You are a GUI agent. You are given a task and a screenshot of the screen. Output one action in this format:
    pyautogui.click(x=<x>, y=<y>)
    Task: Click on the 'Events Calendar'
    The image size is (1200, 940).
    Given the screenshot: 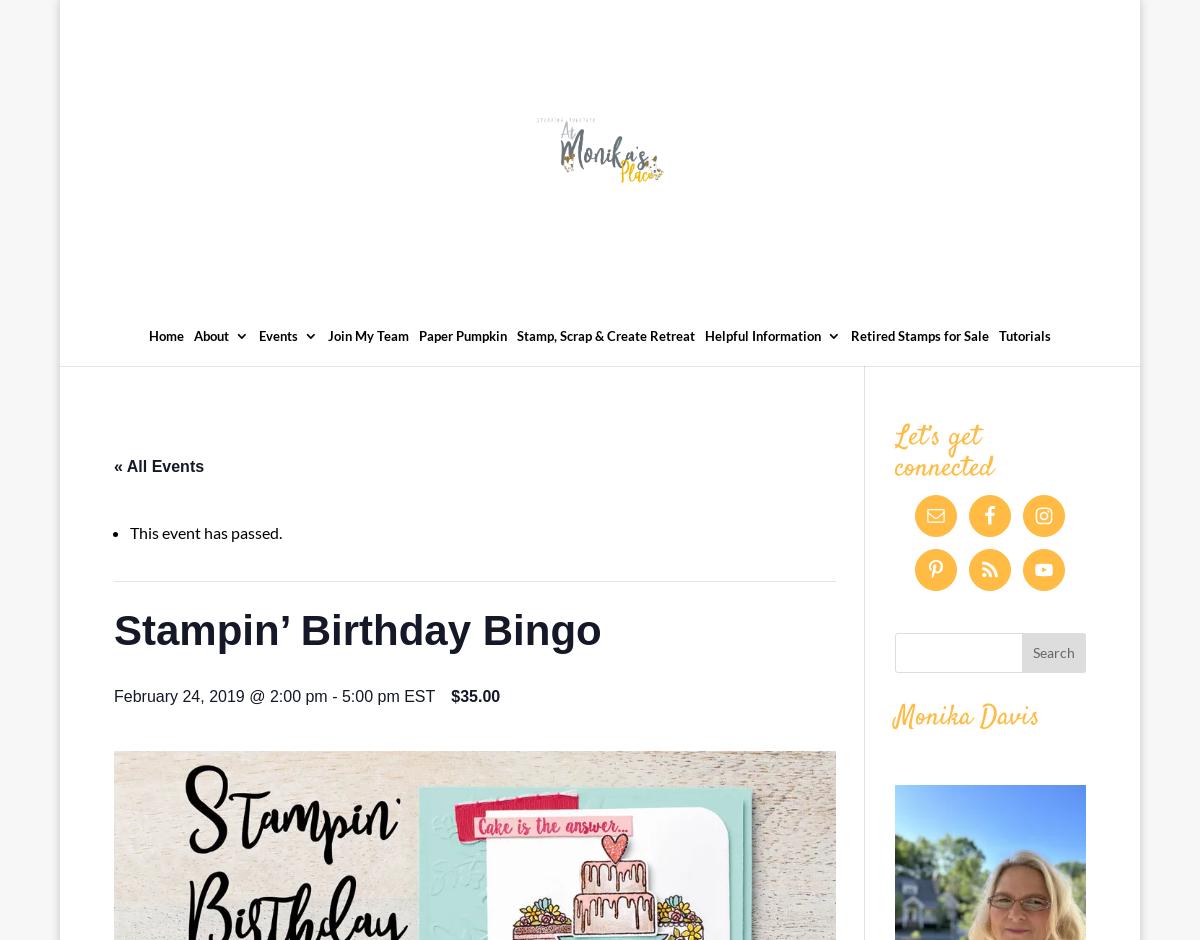 What is the action you would take?
    pyautogui.click(x=298, y=410)
    